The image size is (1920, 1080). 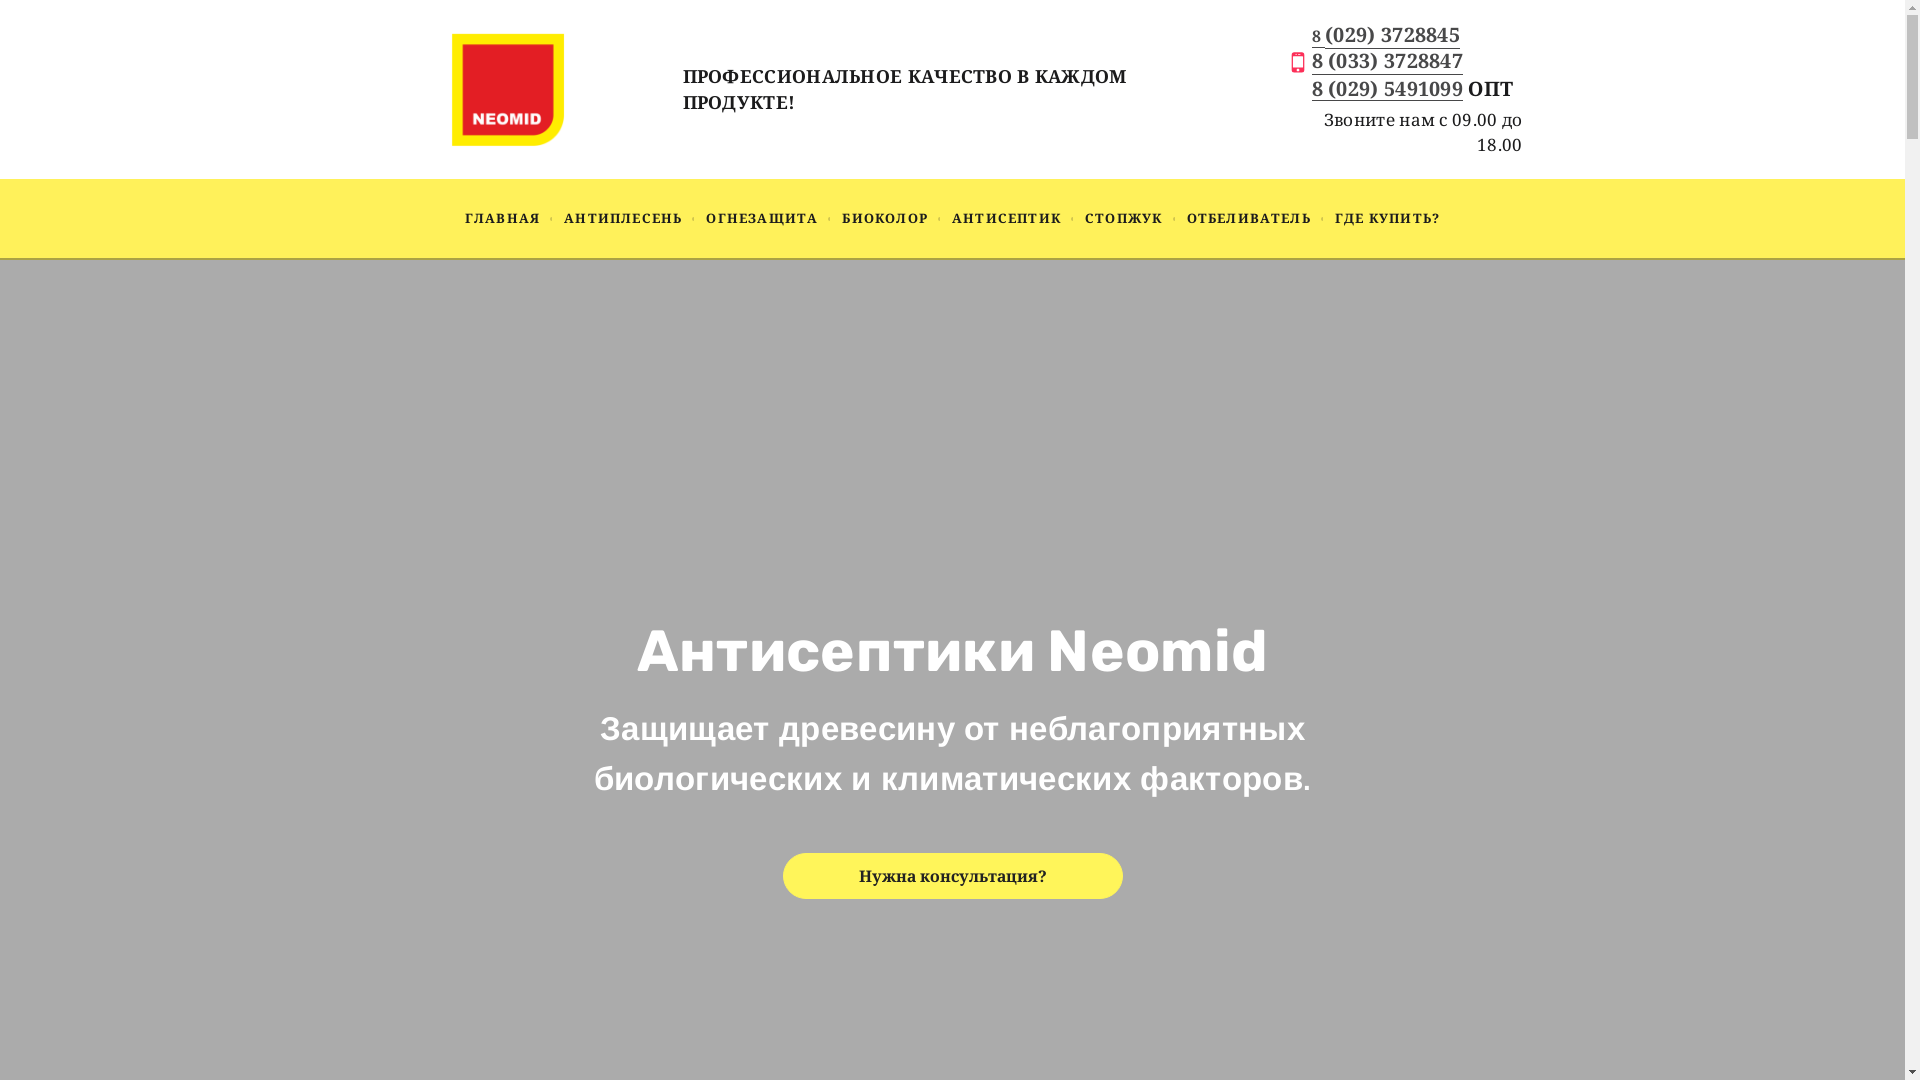 I want to click on '8 (029) 5491099', so click(x=1386, y=91).